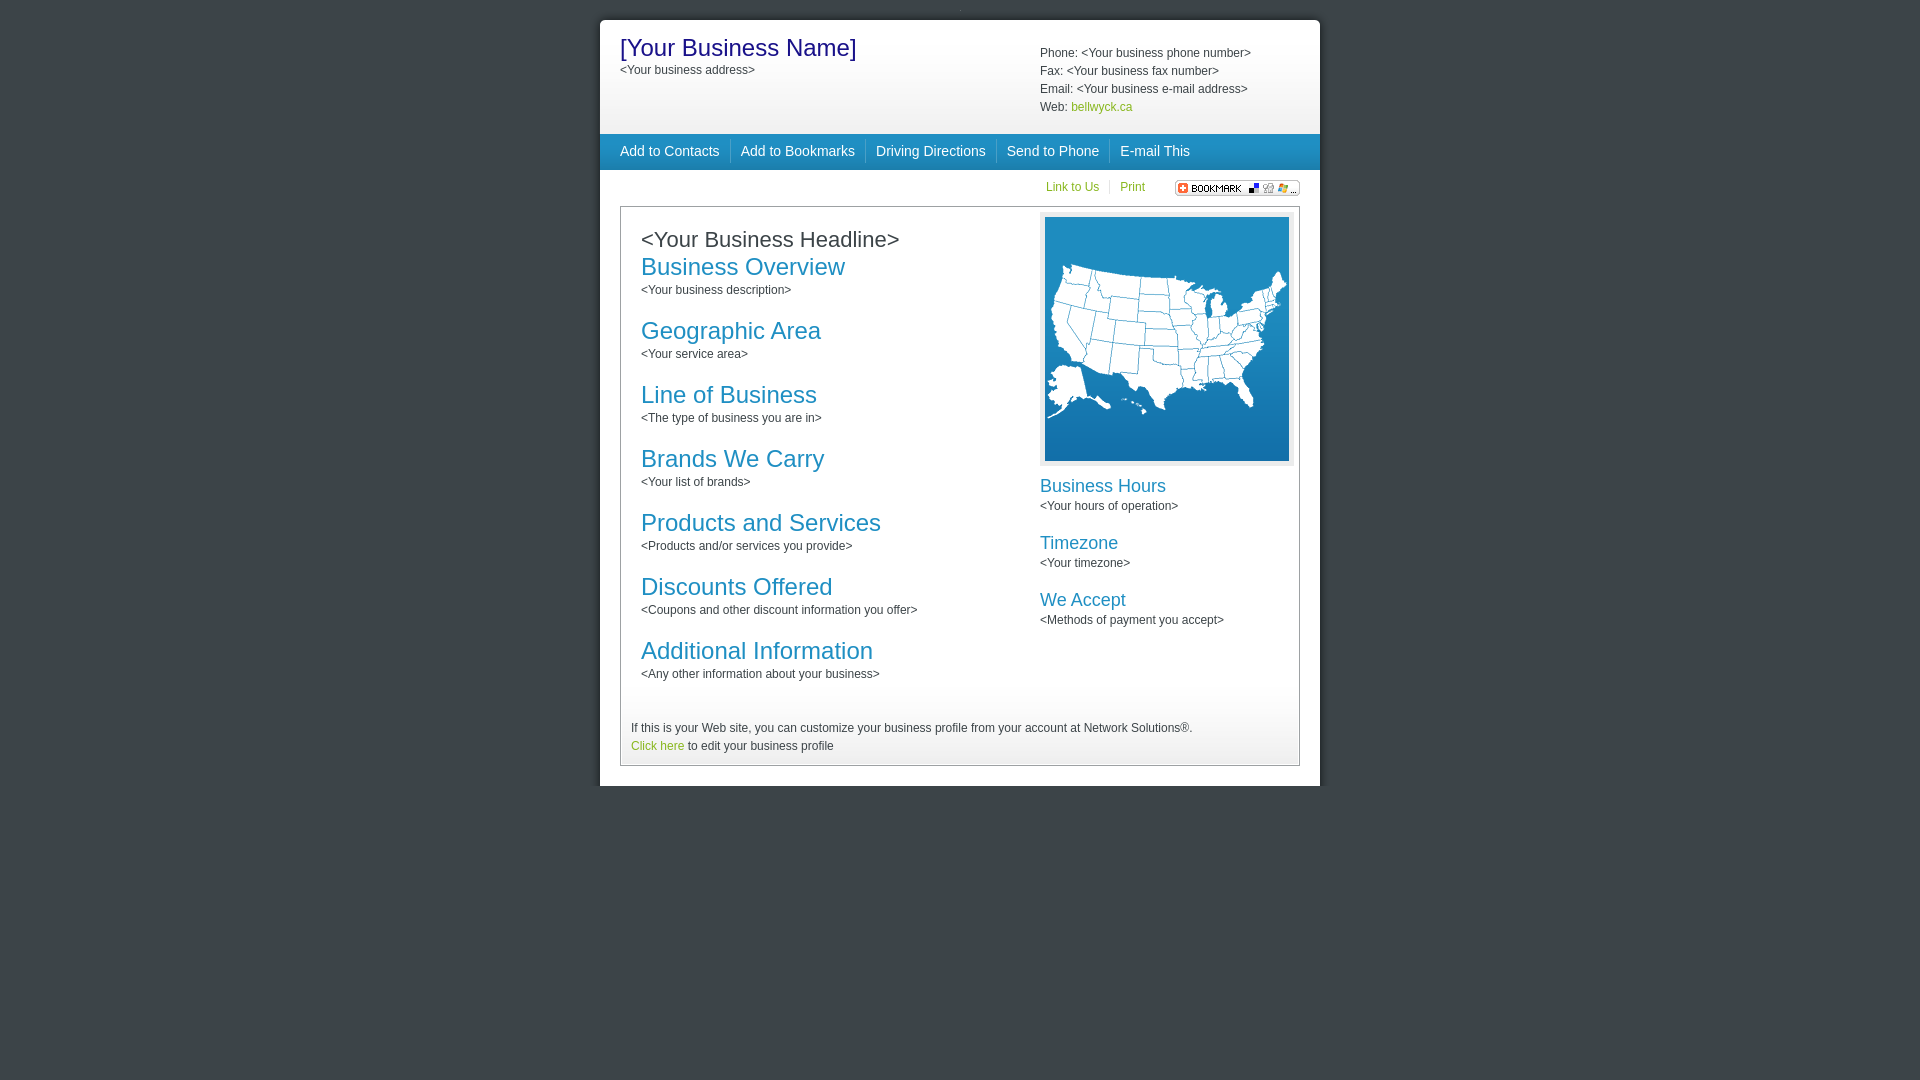 The image size is (1920, 1080). Describe the element at coordinates (1007, 149) in the screenshot. I see `'Send to Phone'` at that location.